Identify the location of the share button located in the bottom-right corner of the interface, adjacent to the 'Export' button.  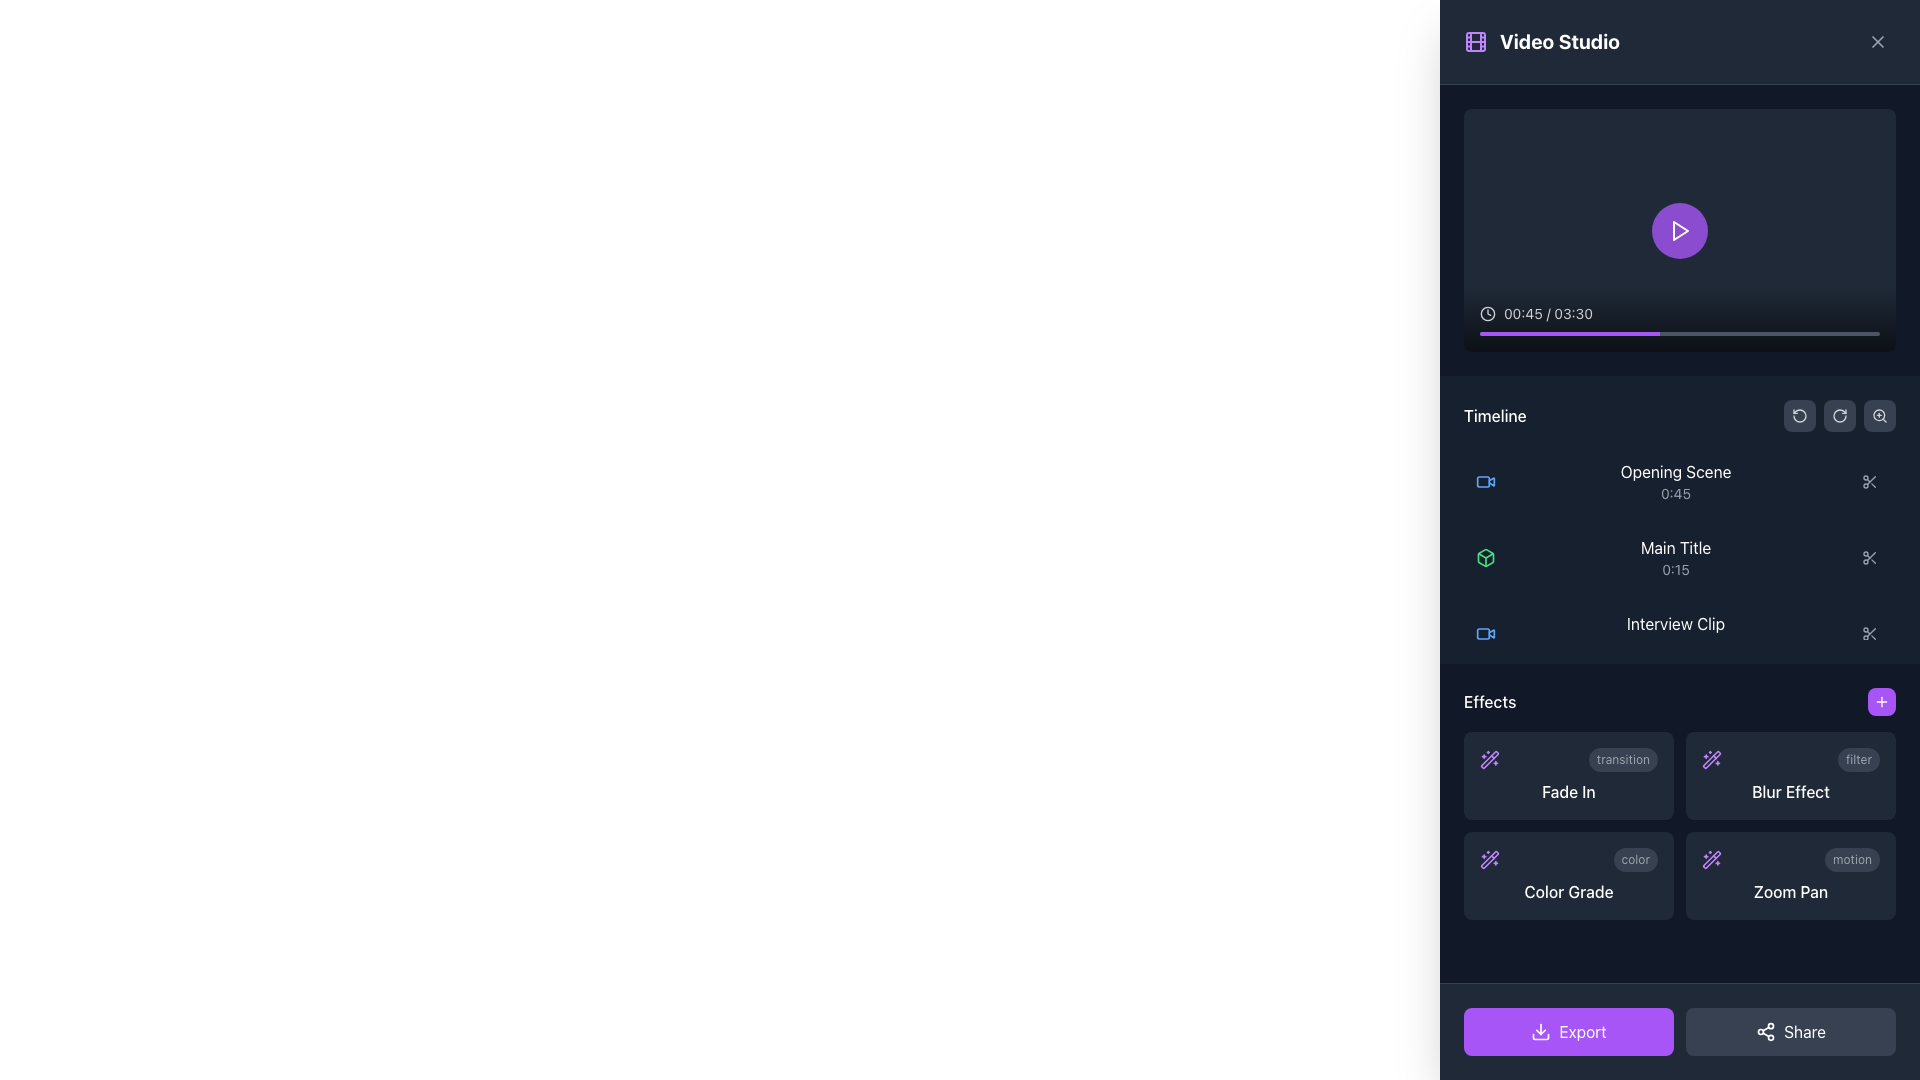
(1790, 1032).